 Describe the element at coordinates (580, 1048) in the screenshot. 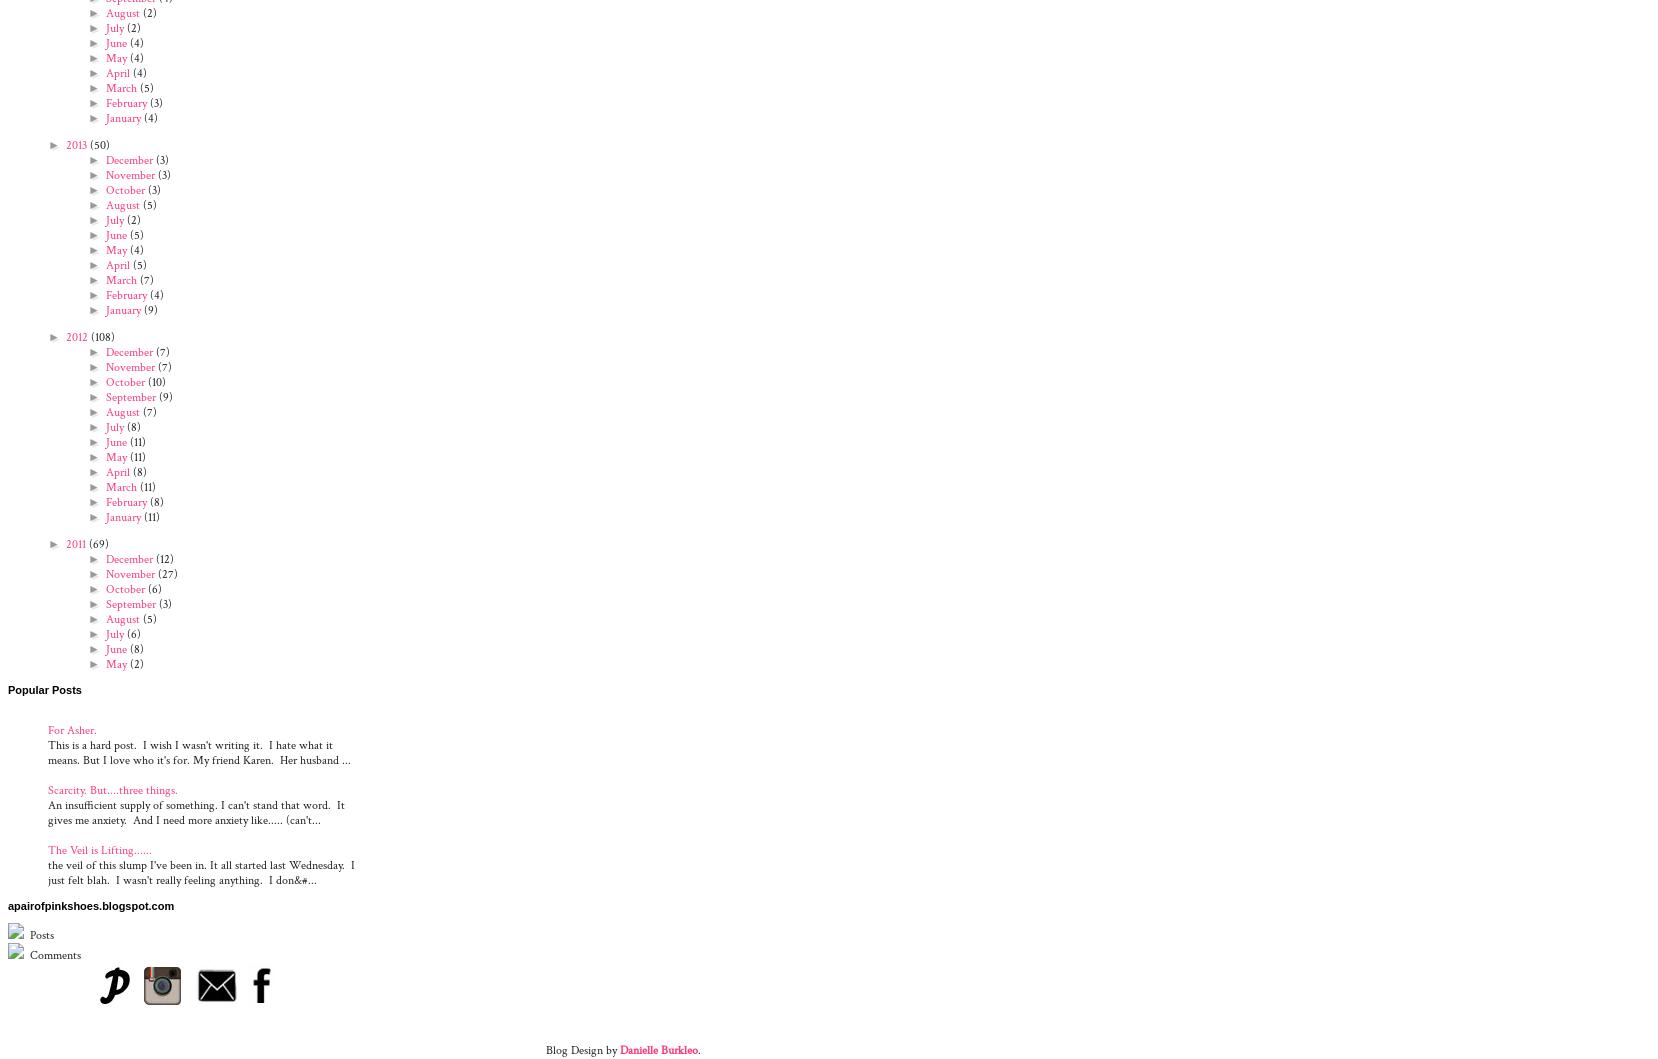

I see `'Blog Design by'` at that location.